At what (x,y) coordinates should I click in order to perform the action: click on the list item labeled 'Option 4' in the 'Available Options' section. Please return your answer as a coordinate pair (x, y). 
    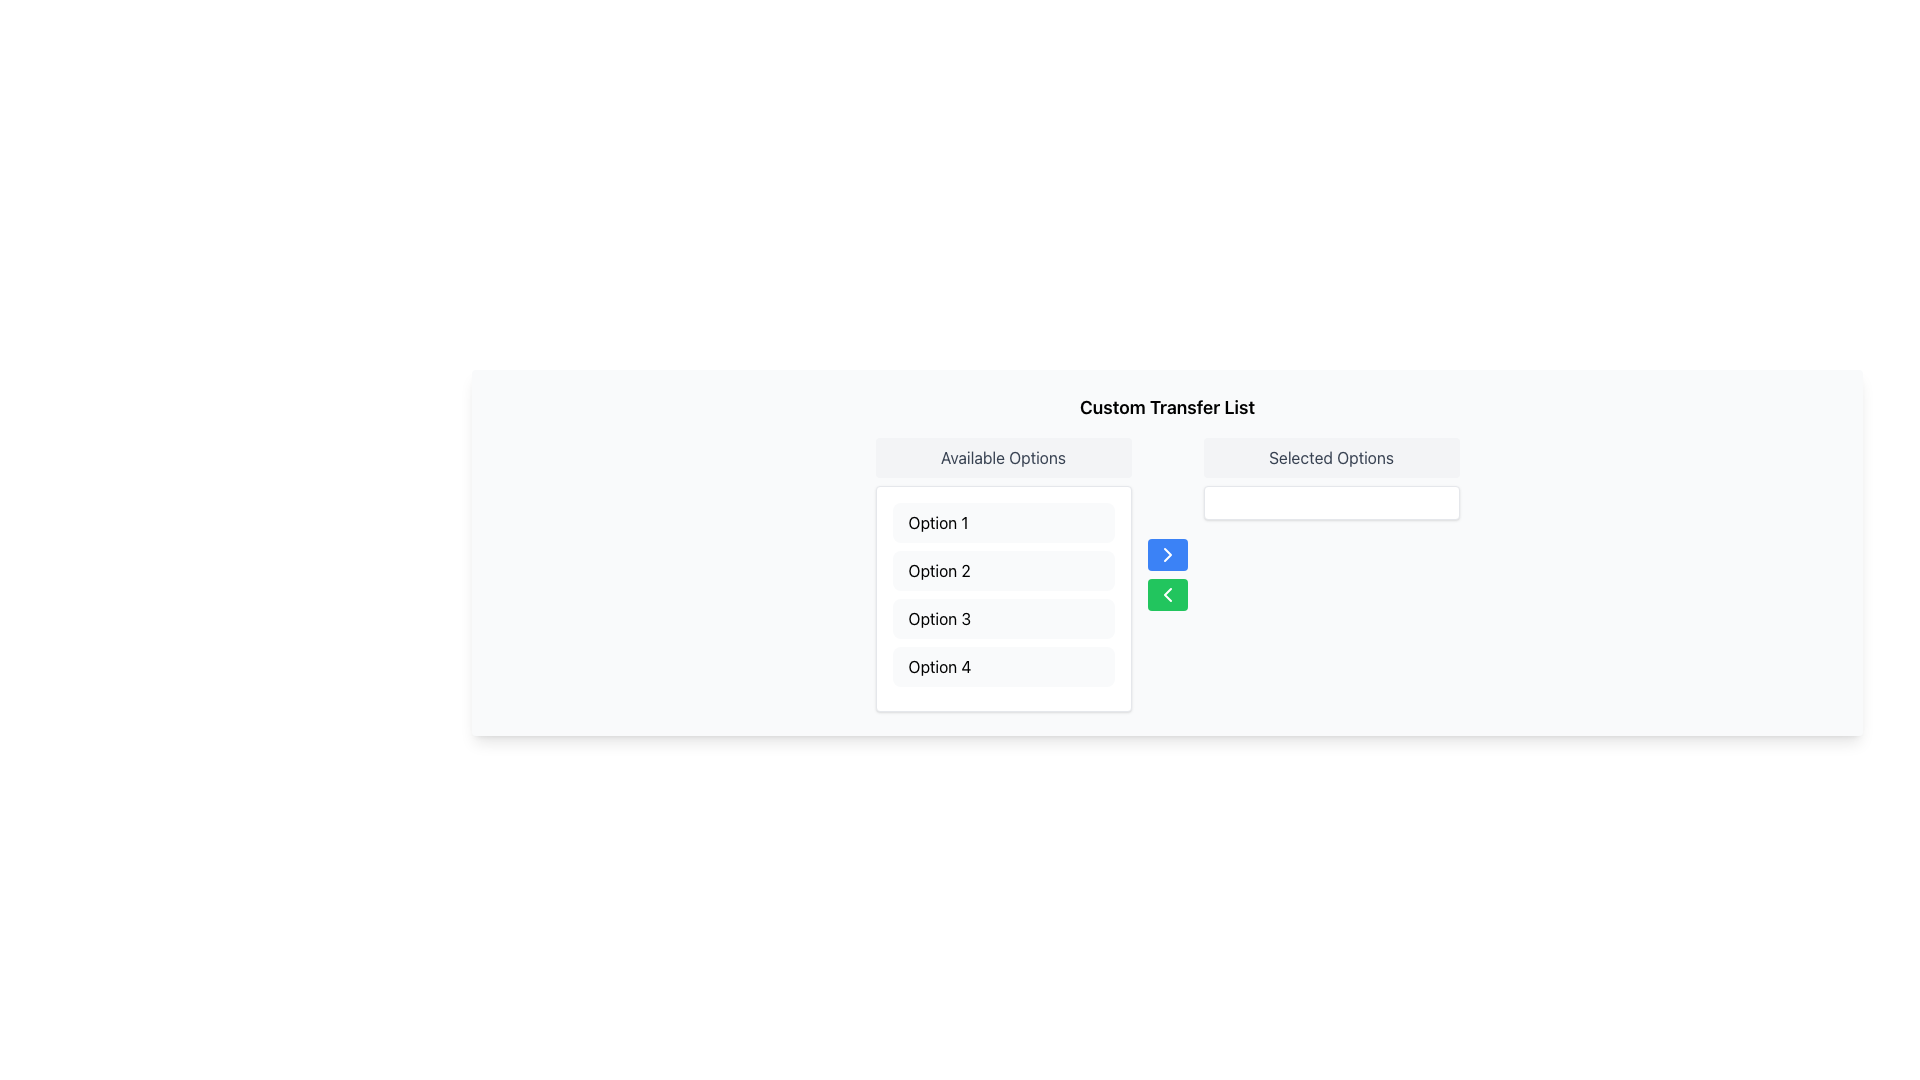
    Looking at the image, I should click on (1003, 667).